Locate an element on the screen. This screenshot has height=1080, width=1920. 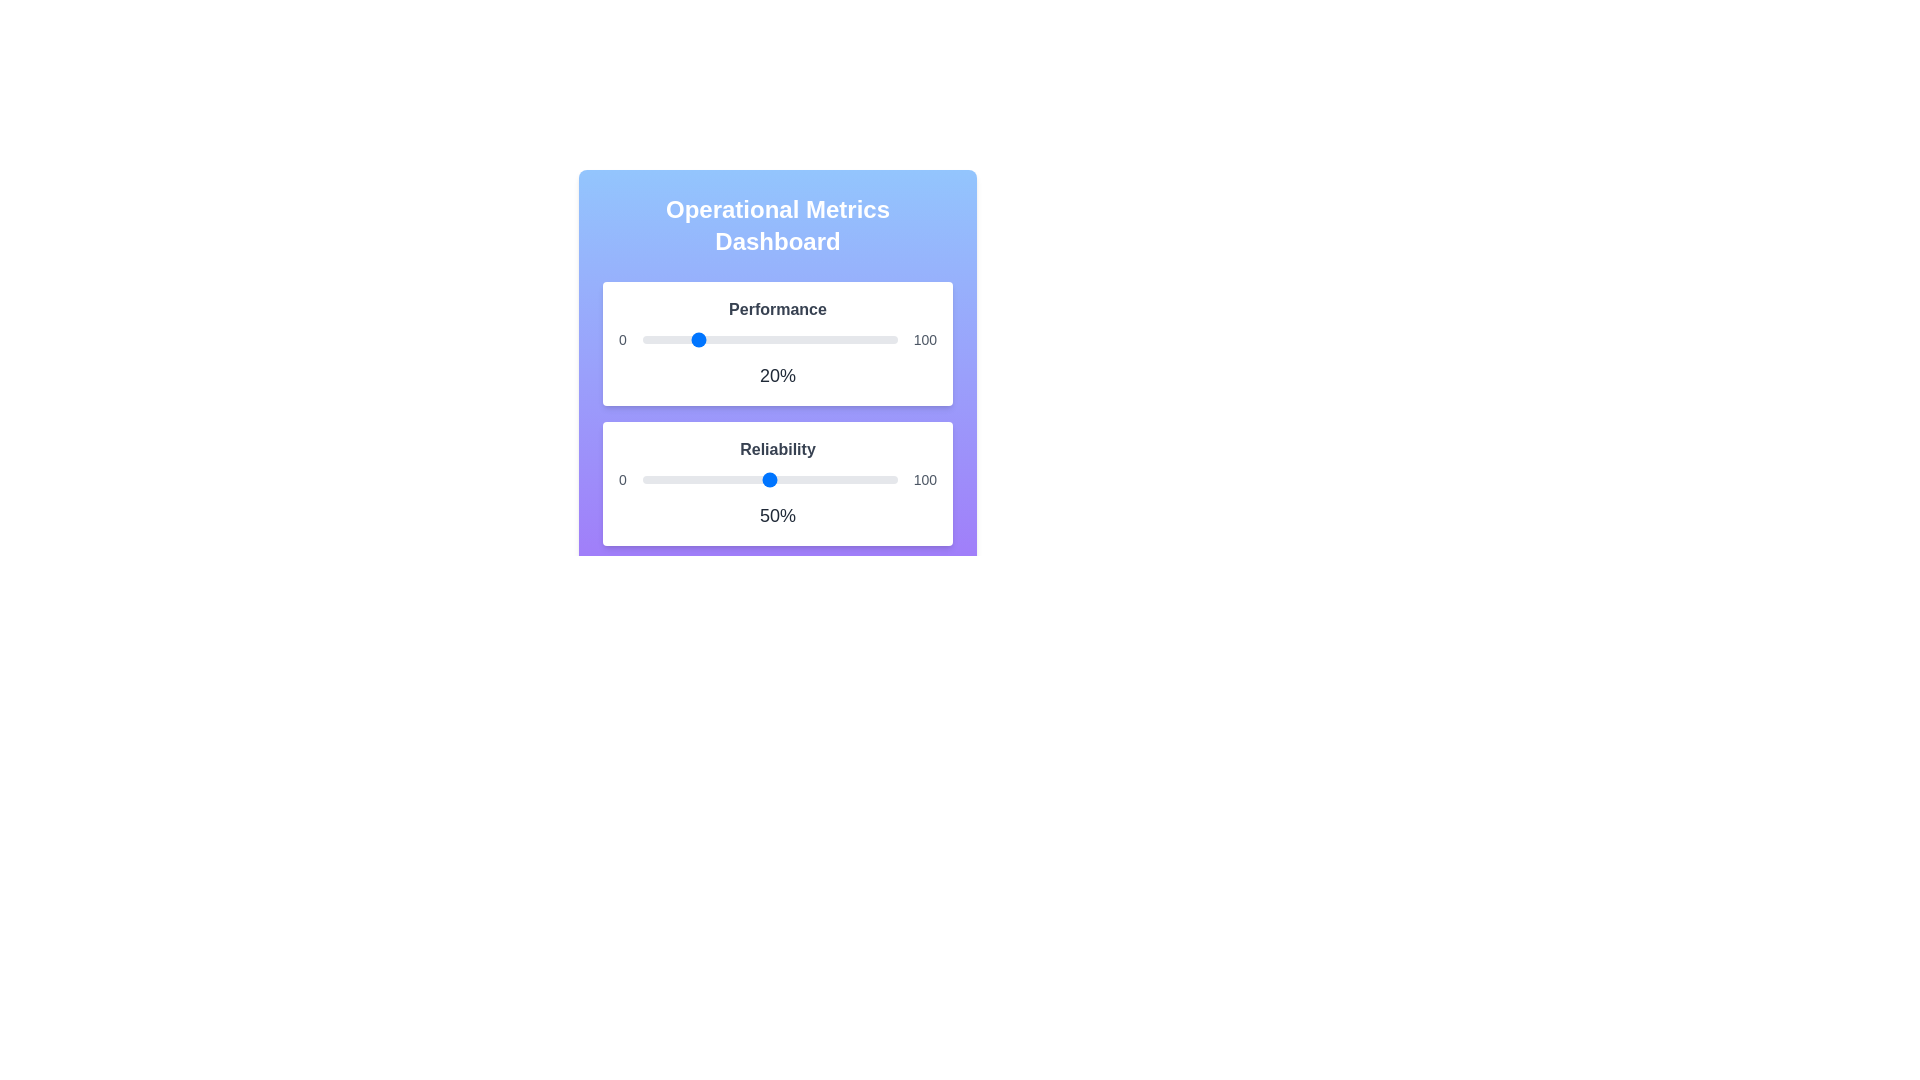
the reliability slider is located at coordinates (736, 479).